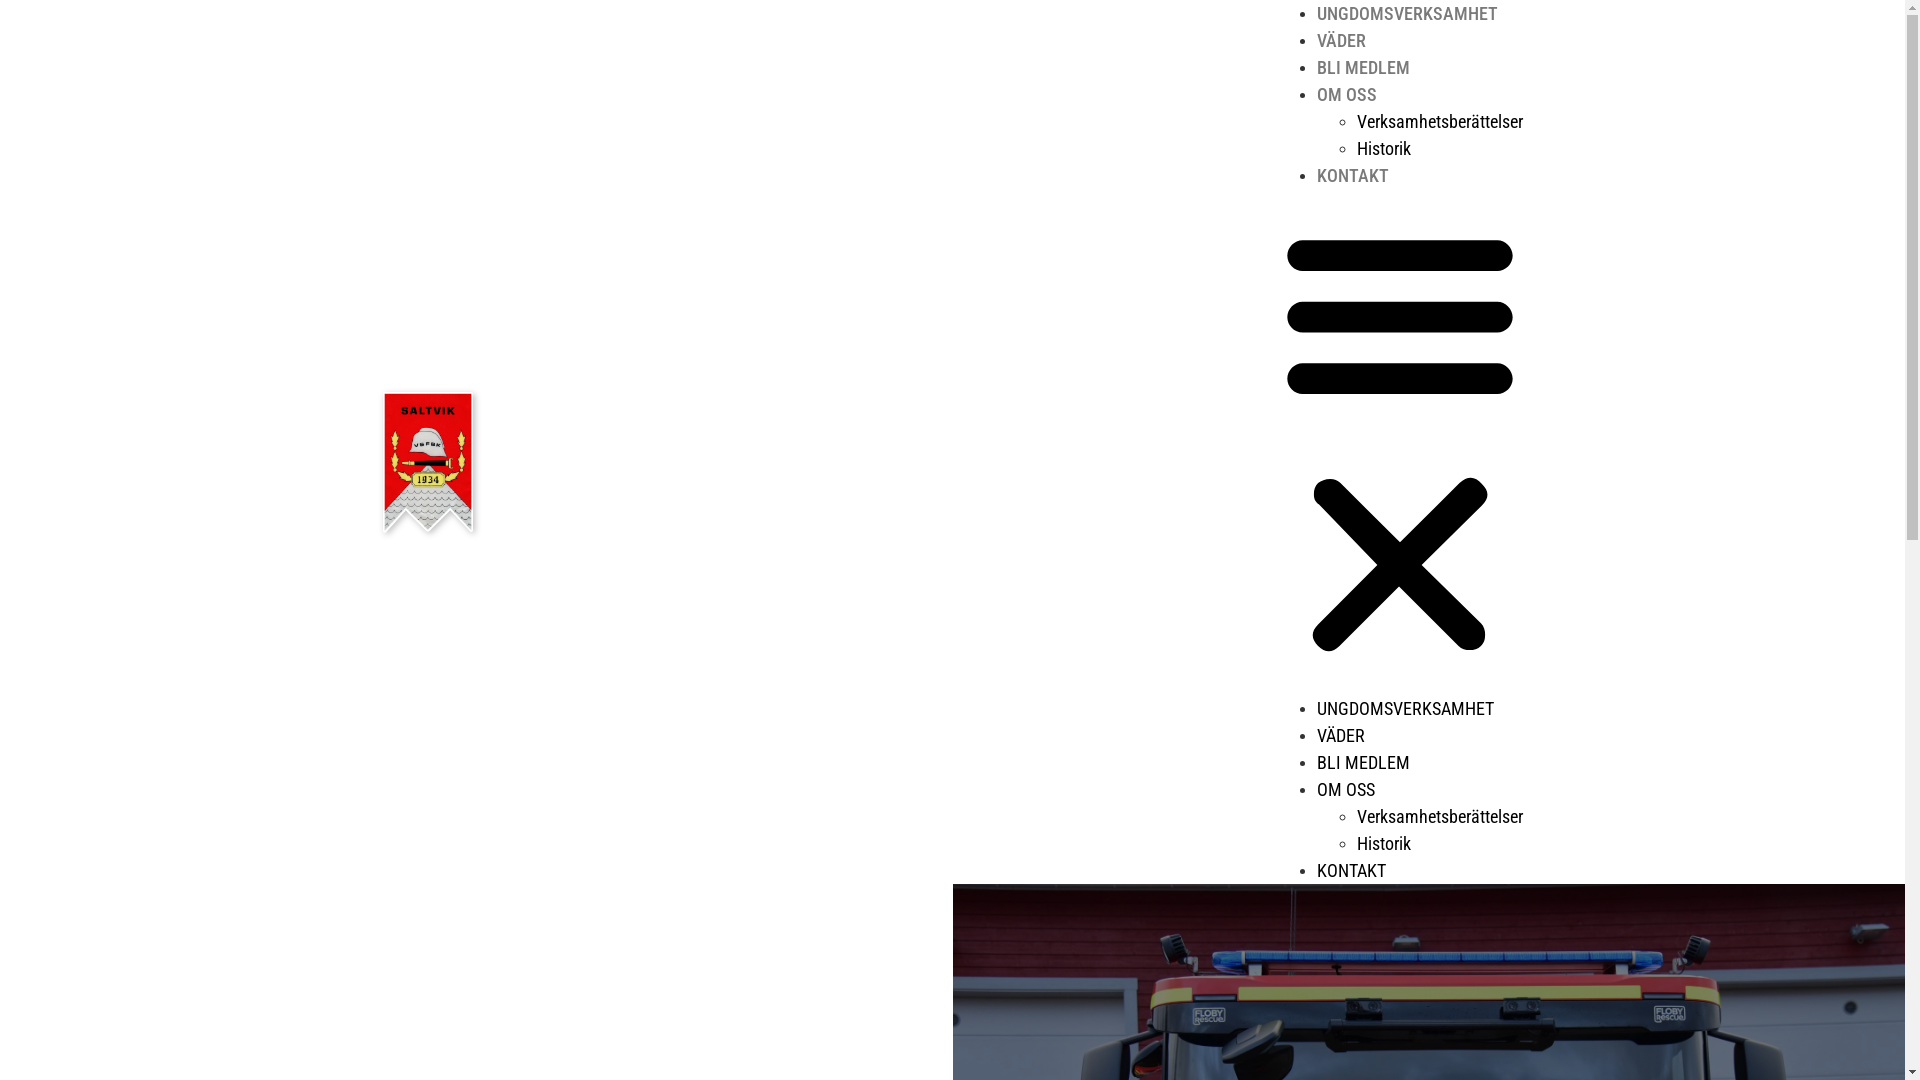  What do you see at coordinates (1315, 174) in the screenshot?
I see `'KONTAKT'` at bounding box center [1315, 174].